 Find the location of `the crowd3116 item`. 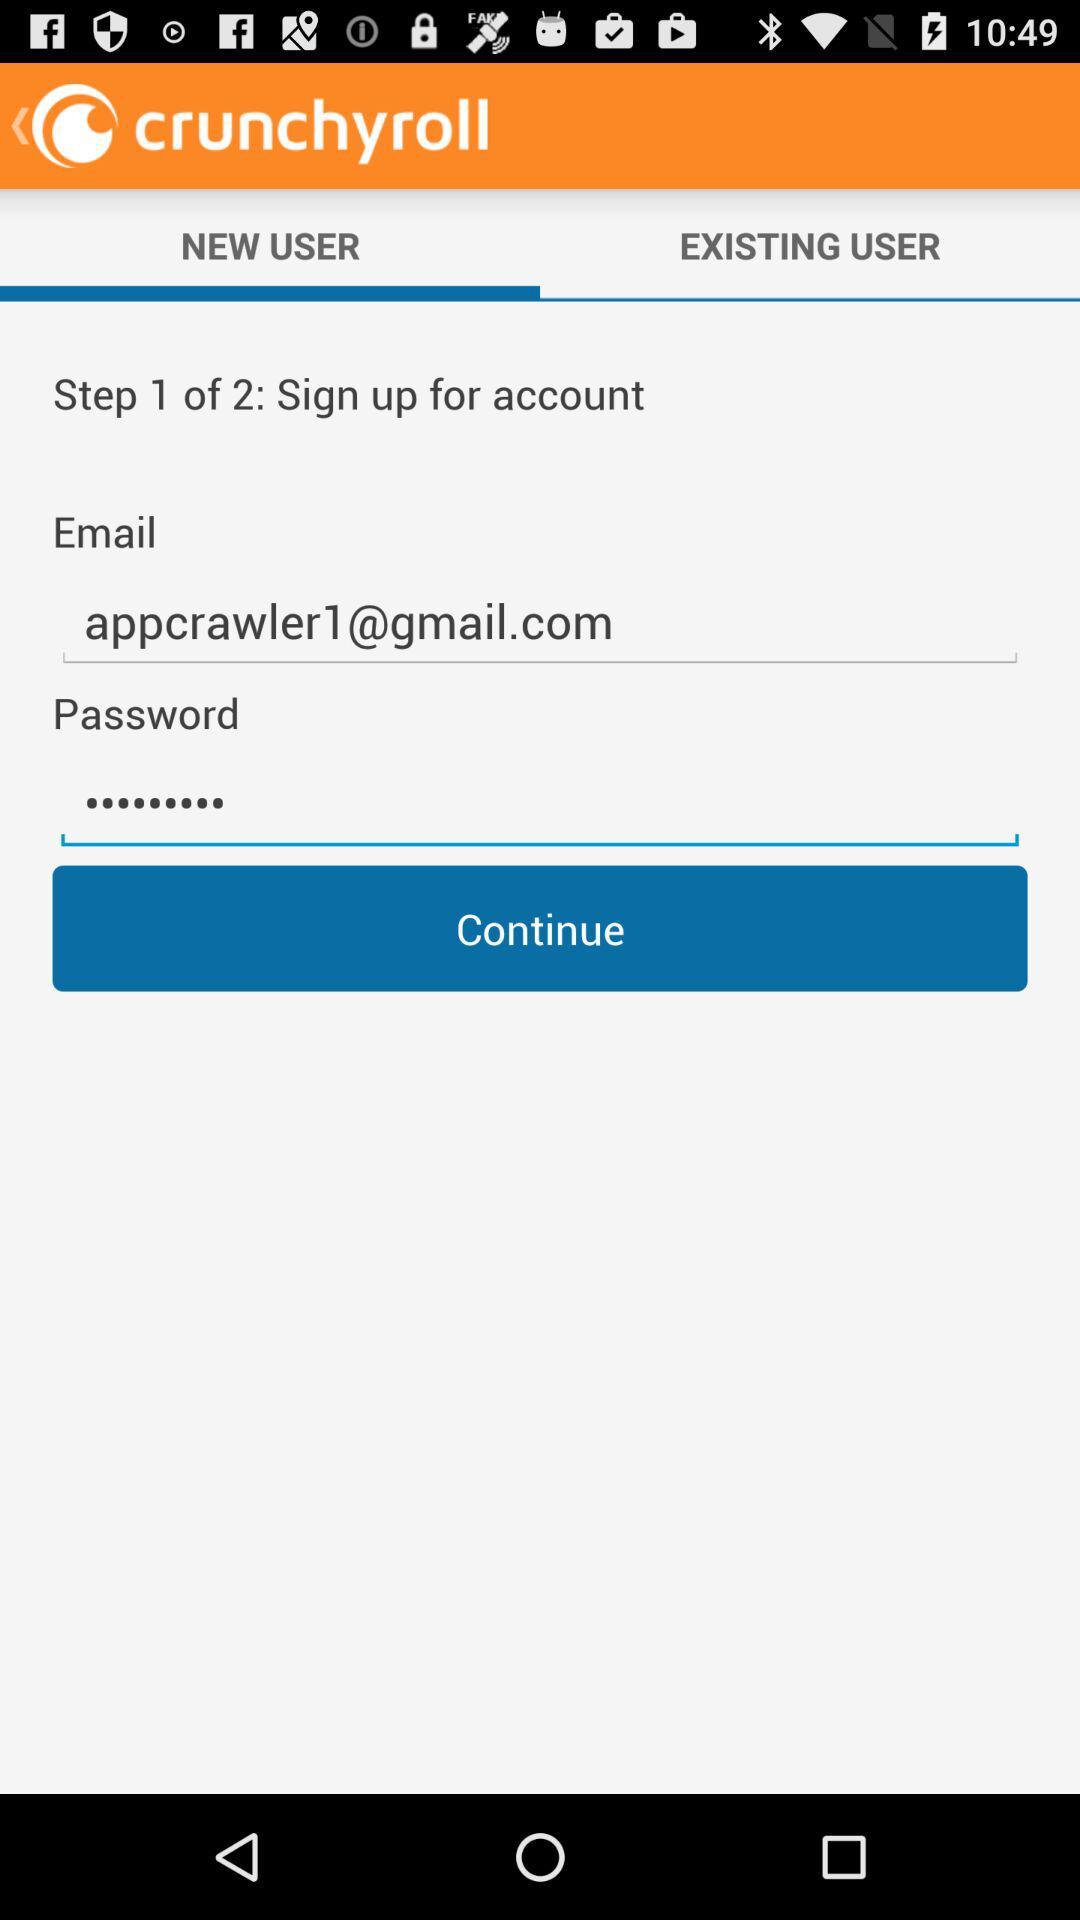

the crowd3116 item is located at coordinates (540, 803).